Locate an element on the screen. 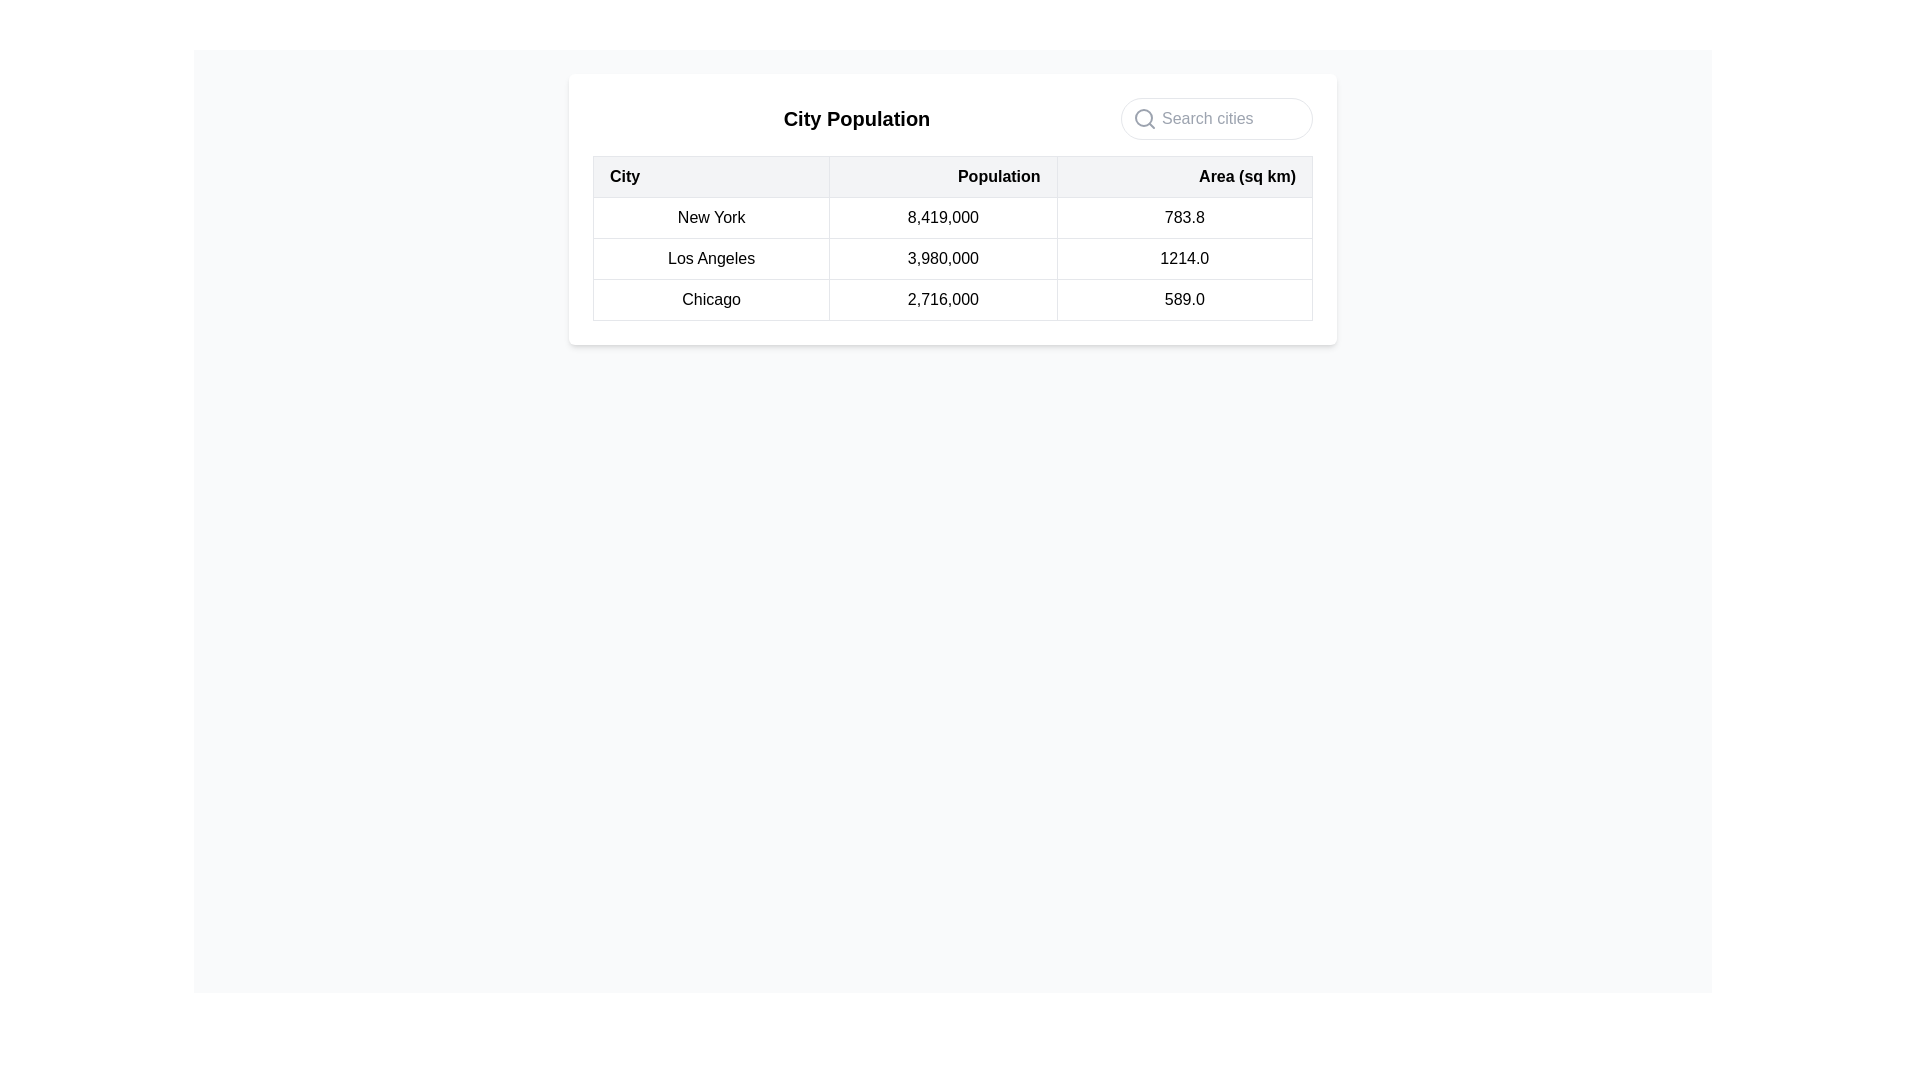 Image resolution: width=1920 pixels, height=1080 pixels. the static text label indicating the name of the city, which is located in the first column of the second row in the 'City Population' table, positioned between 'New York' and 'Chicago' is located at coordinates (711, 257).